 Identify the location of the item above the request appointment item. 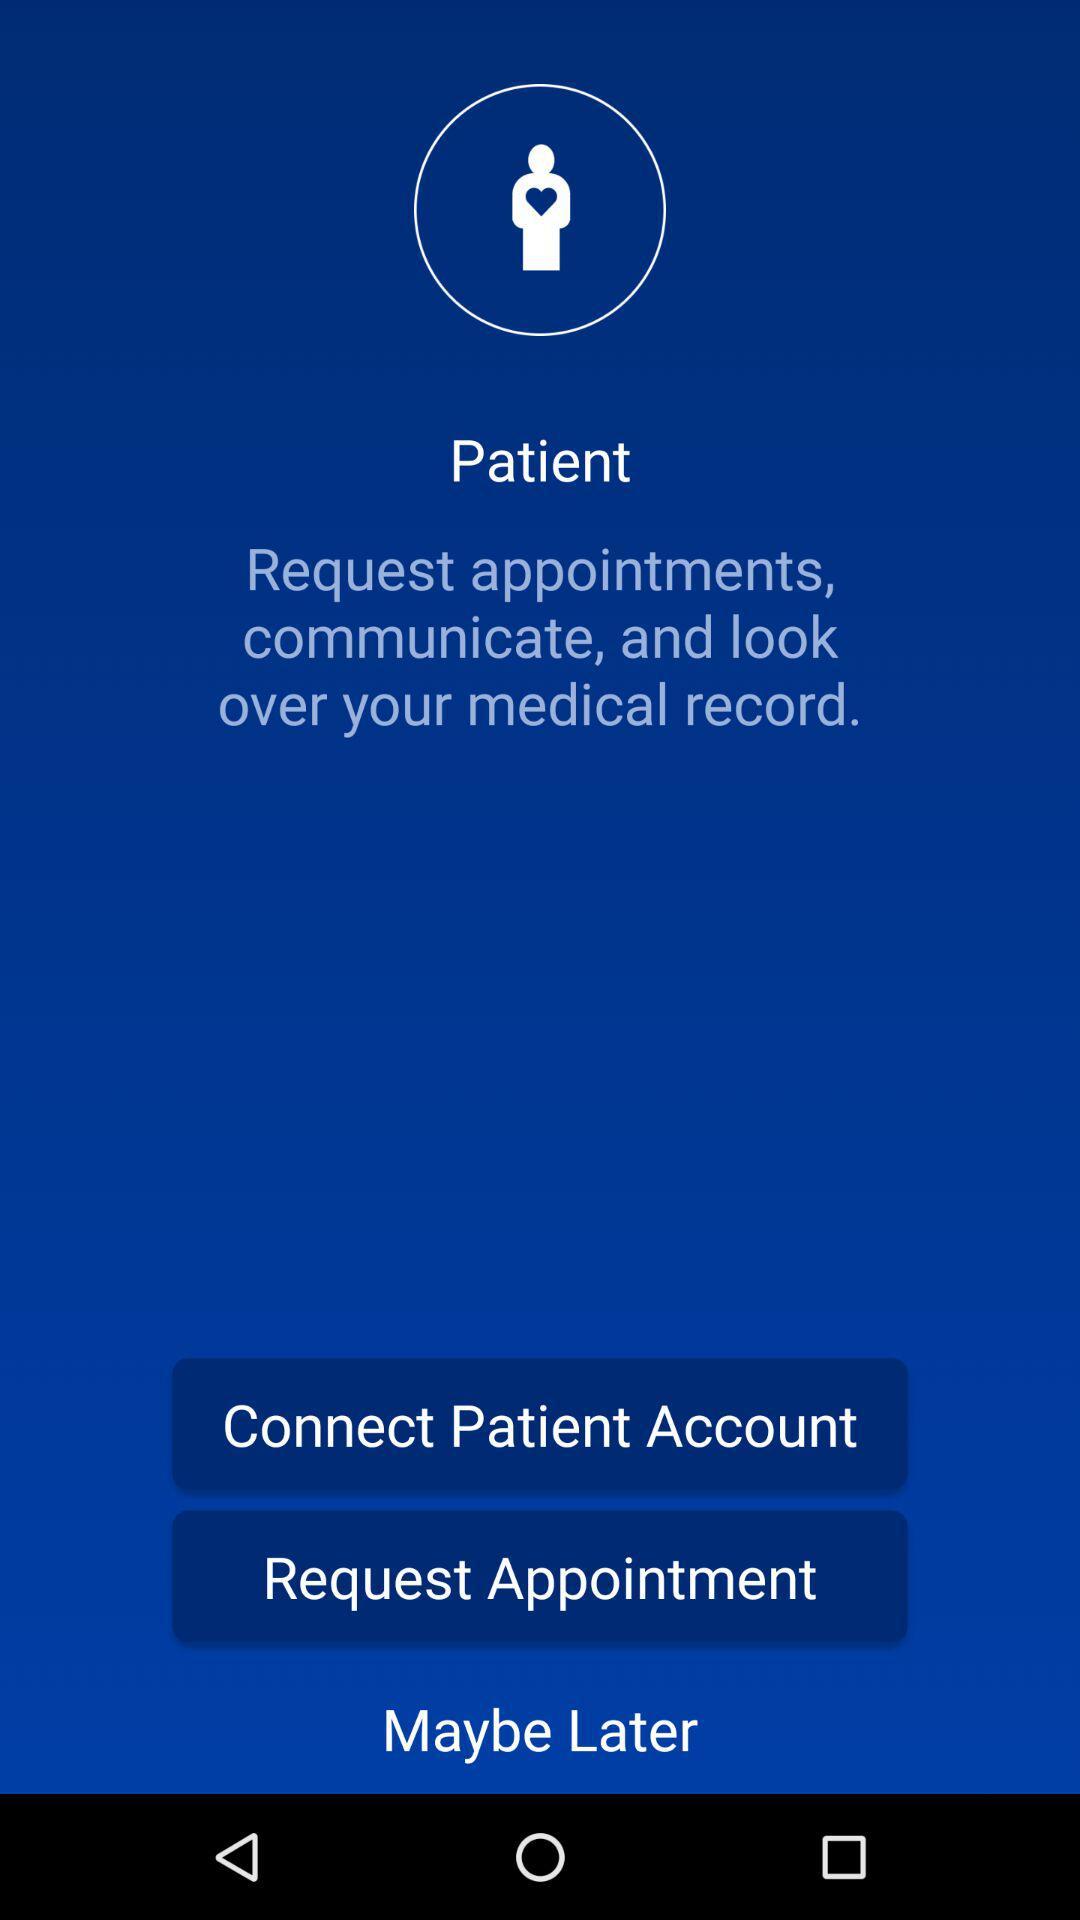
(540, 1422).